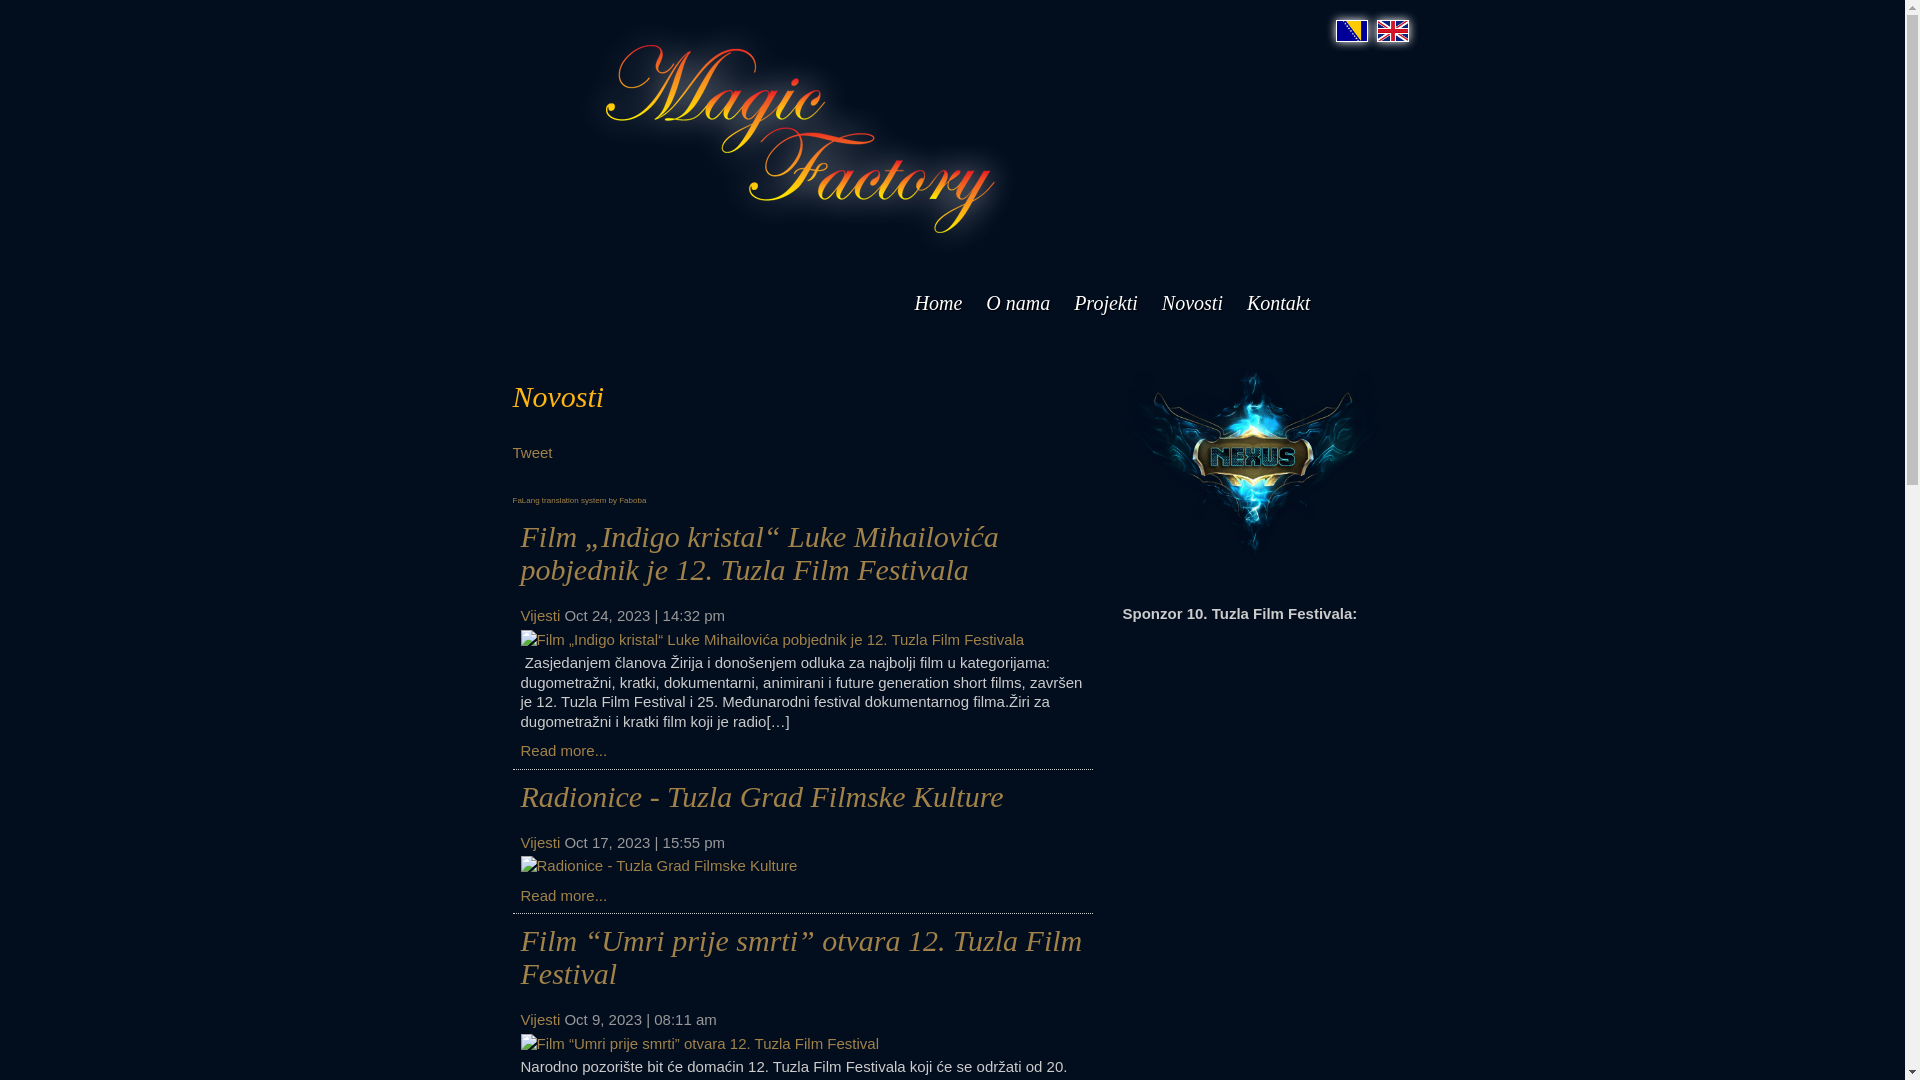  What do you see at coordinates (1277, 303) in the screenshot?
I see `'Kontakt'` at bounding box center [1277, 303].